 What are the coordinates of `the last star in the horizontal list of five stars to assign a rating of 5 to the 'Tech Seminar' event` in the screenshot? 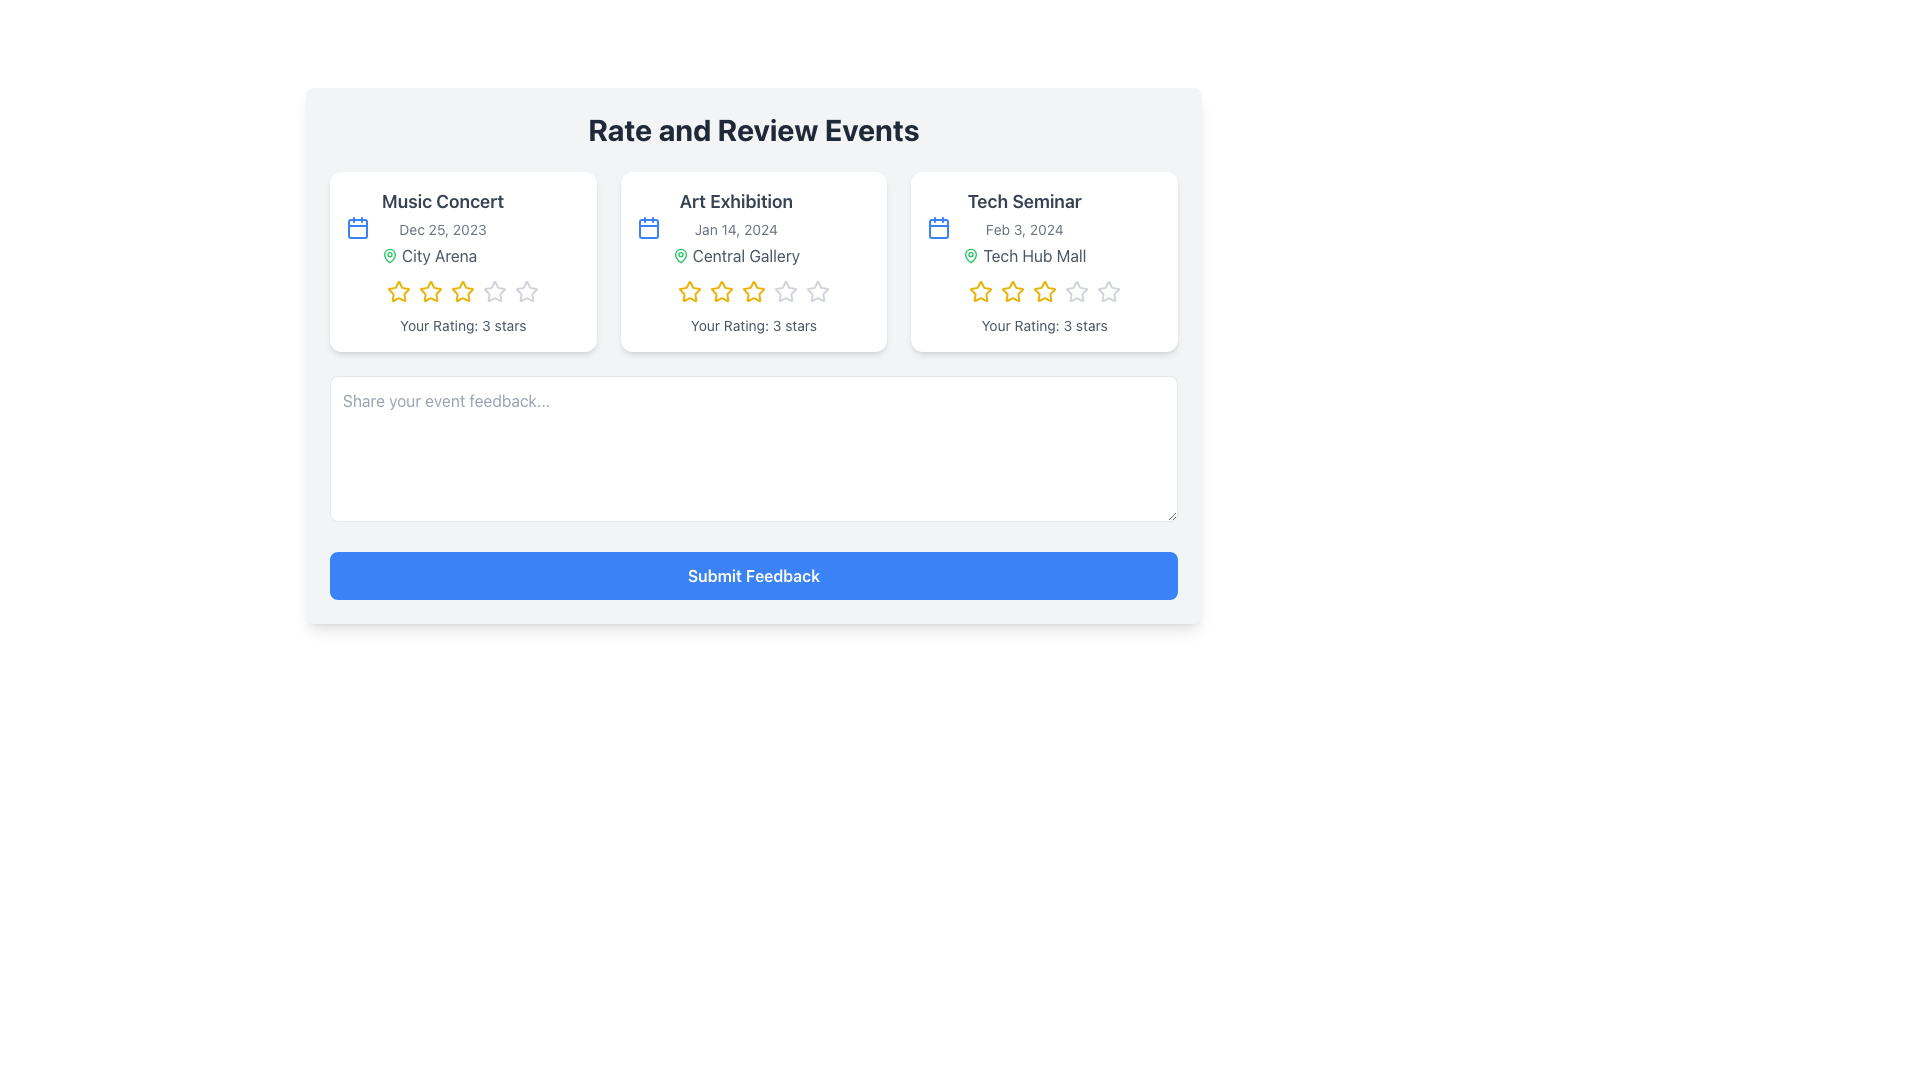 It's located at (1107, 292).